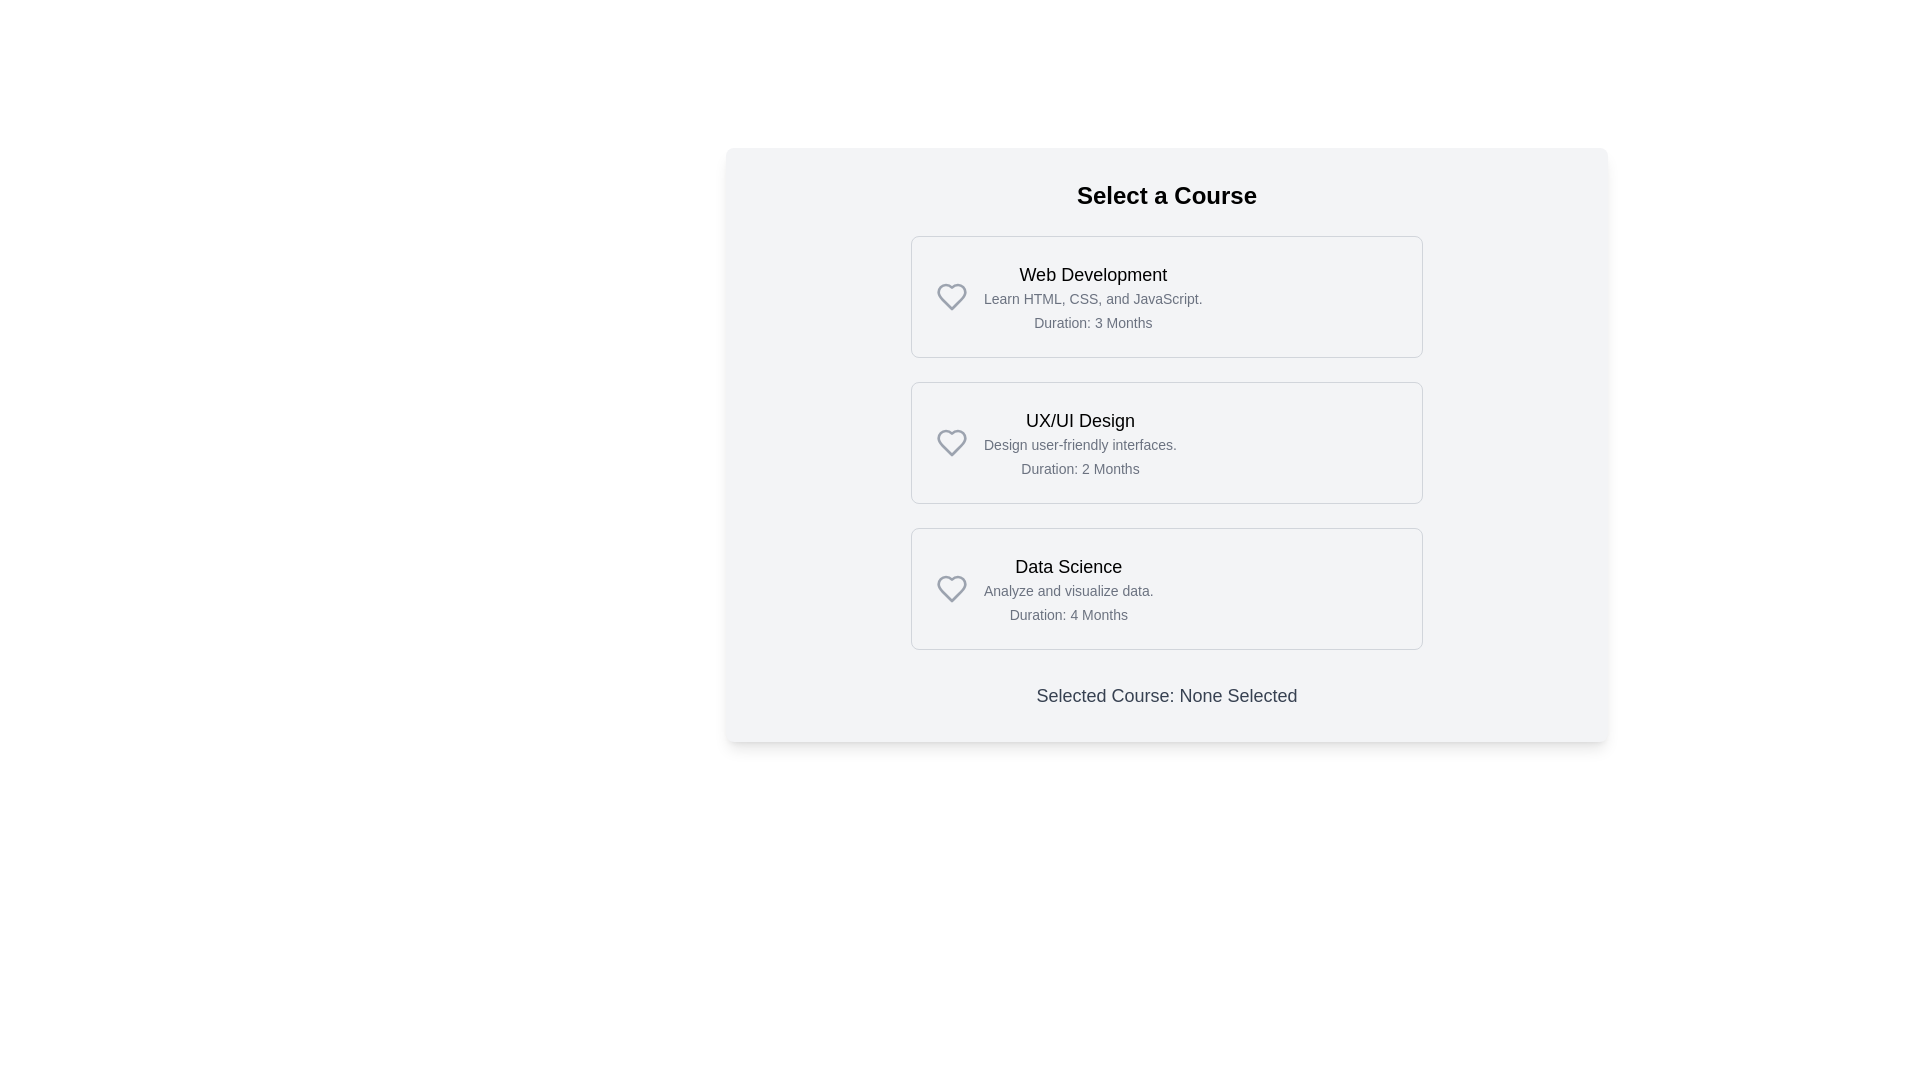  Describe the element at coordinates (1166, 442) in the screenshot. I see `the selectable cards in the course list` at that location.